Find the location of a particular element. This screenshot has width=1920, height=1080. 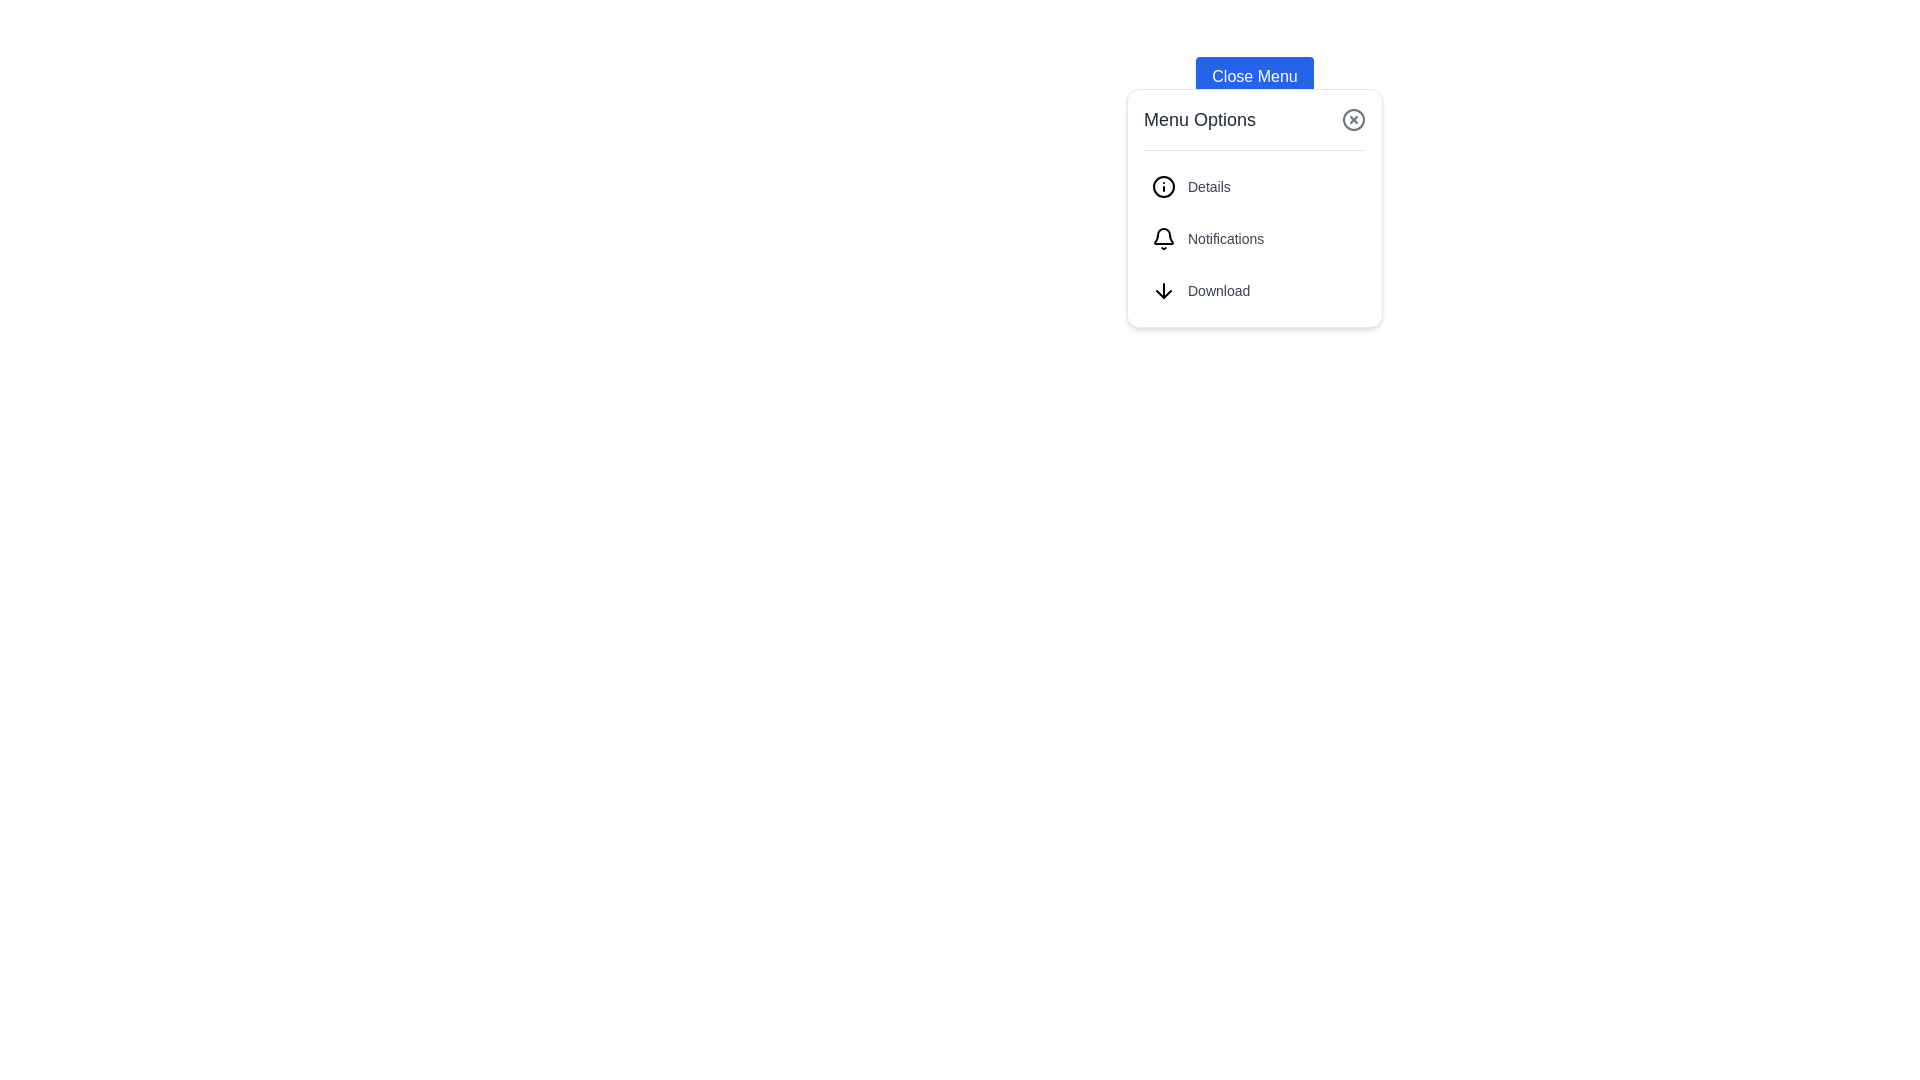

the SVG circle element that visually enhances the 'Details' menu option, which is located to the left of the 'Details' label in the 'Menu Options' dropdown menu is located at coordinates (1163, 186).